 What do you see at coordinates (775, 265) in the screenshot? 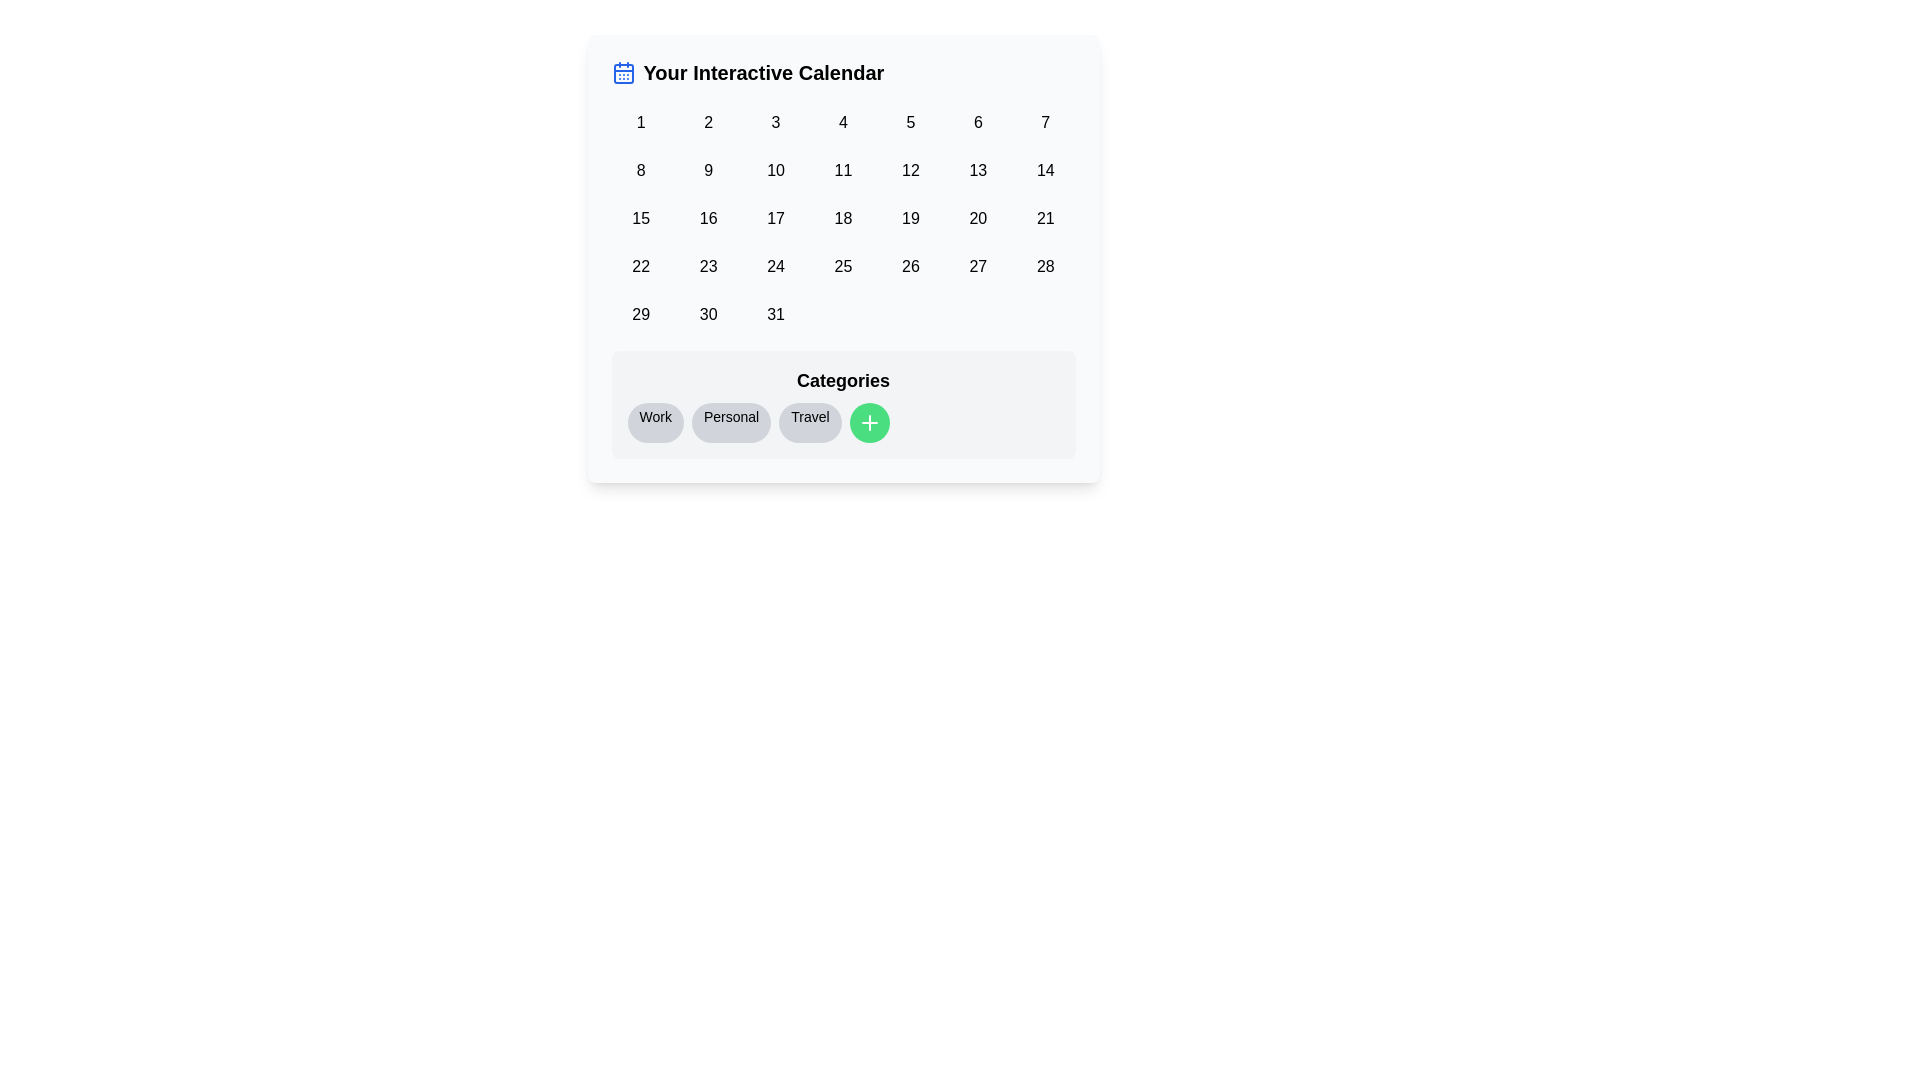
I see `the circular button displaying the number '24' in the calendar grid to focus on it` at bounding box center [775, 265].